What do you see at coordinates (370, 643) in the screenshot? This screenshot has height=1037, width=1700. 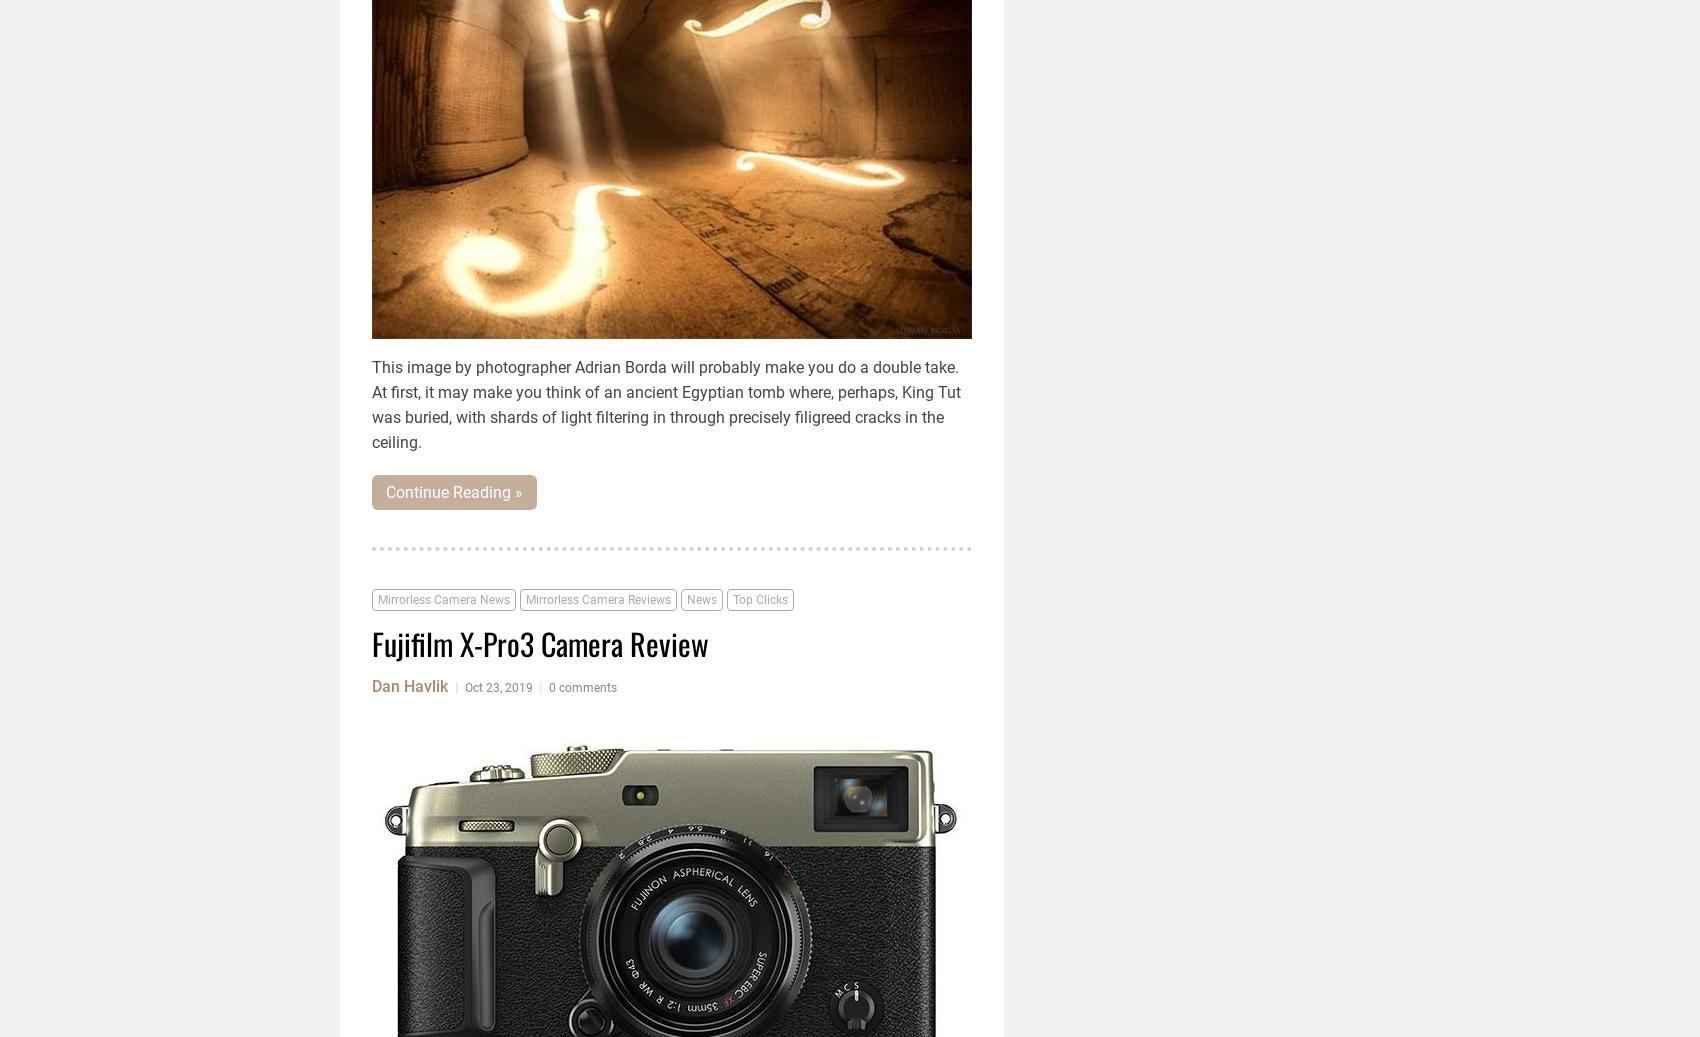 I see `'Fujifilm X-Pro3 Camera Review'` at bounding box center [370, 643].